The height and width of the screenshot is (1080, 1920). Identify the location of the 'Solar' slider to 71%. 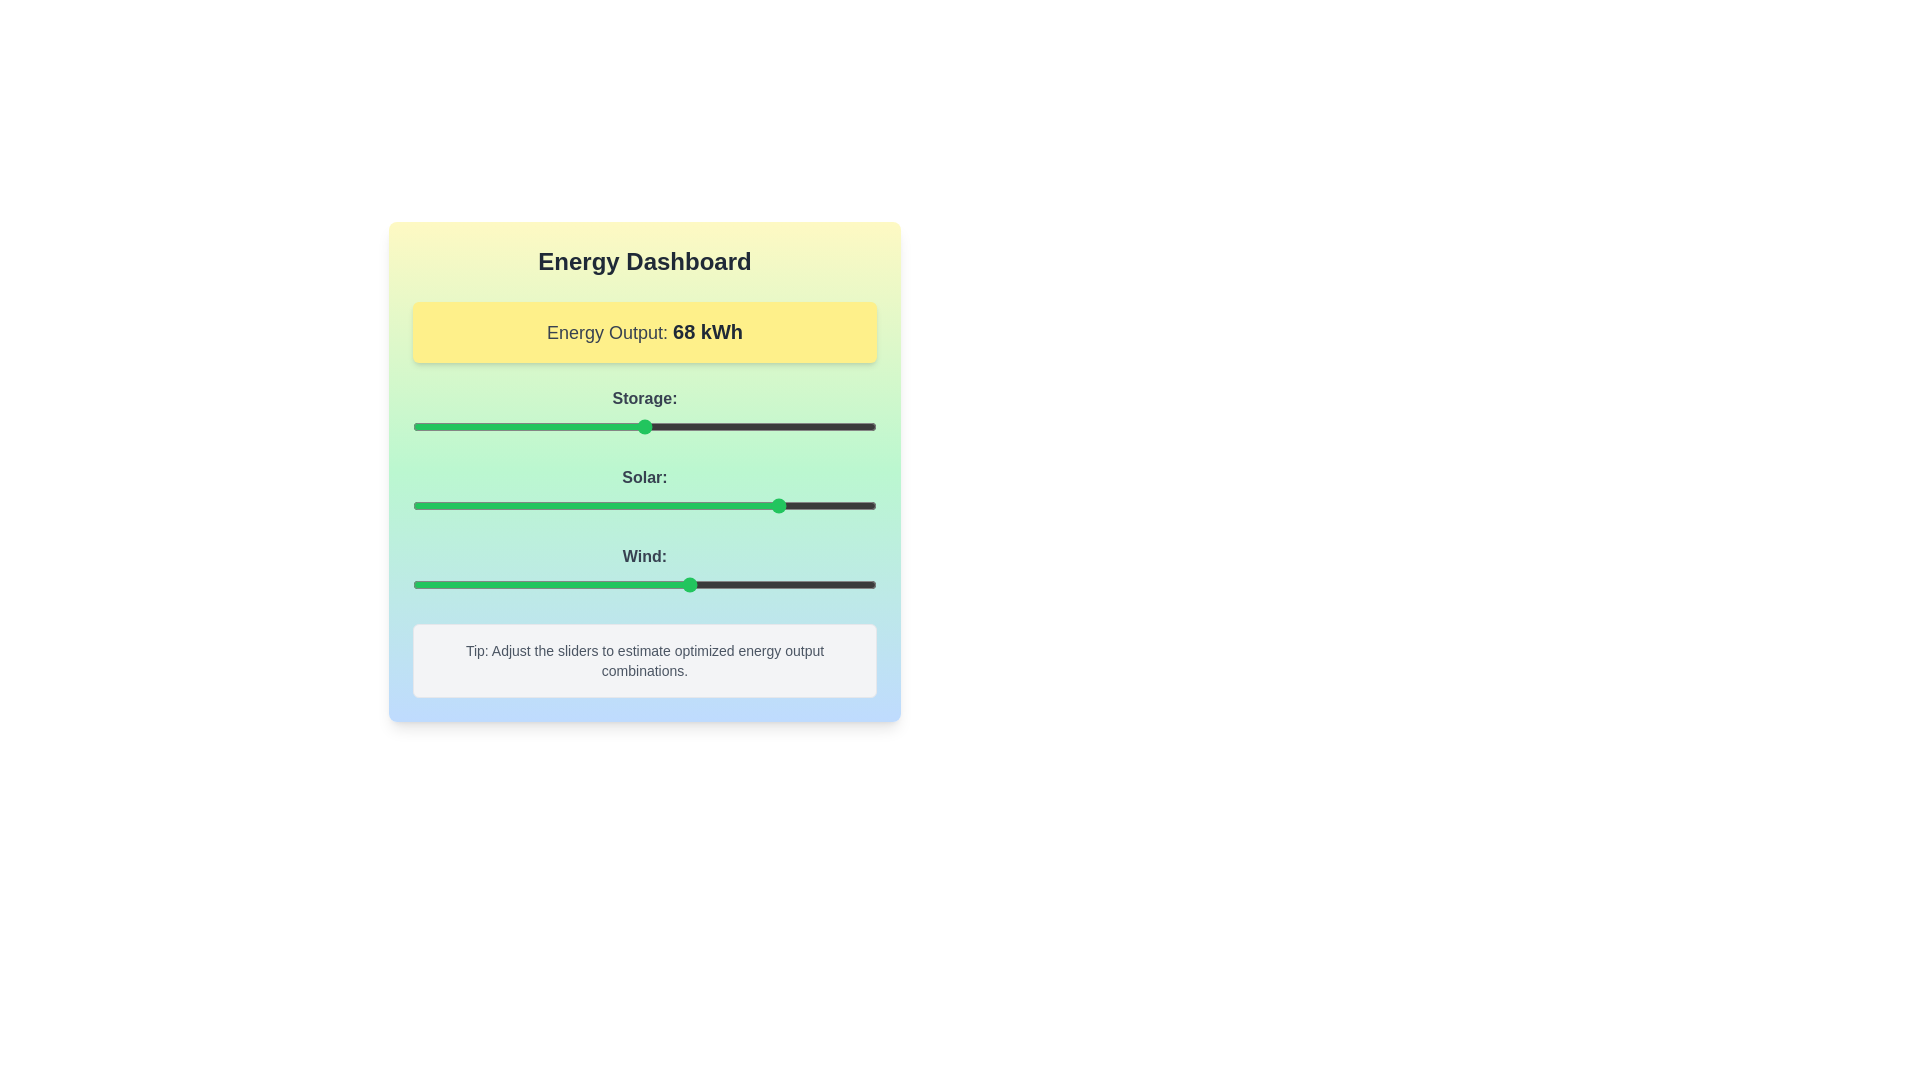
(741, 504).